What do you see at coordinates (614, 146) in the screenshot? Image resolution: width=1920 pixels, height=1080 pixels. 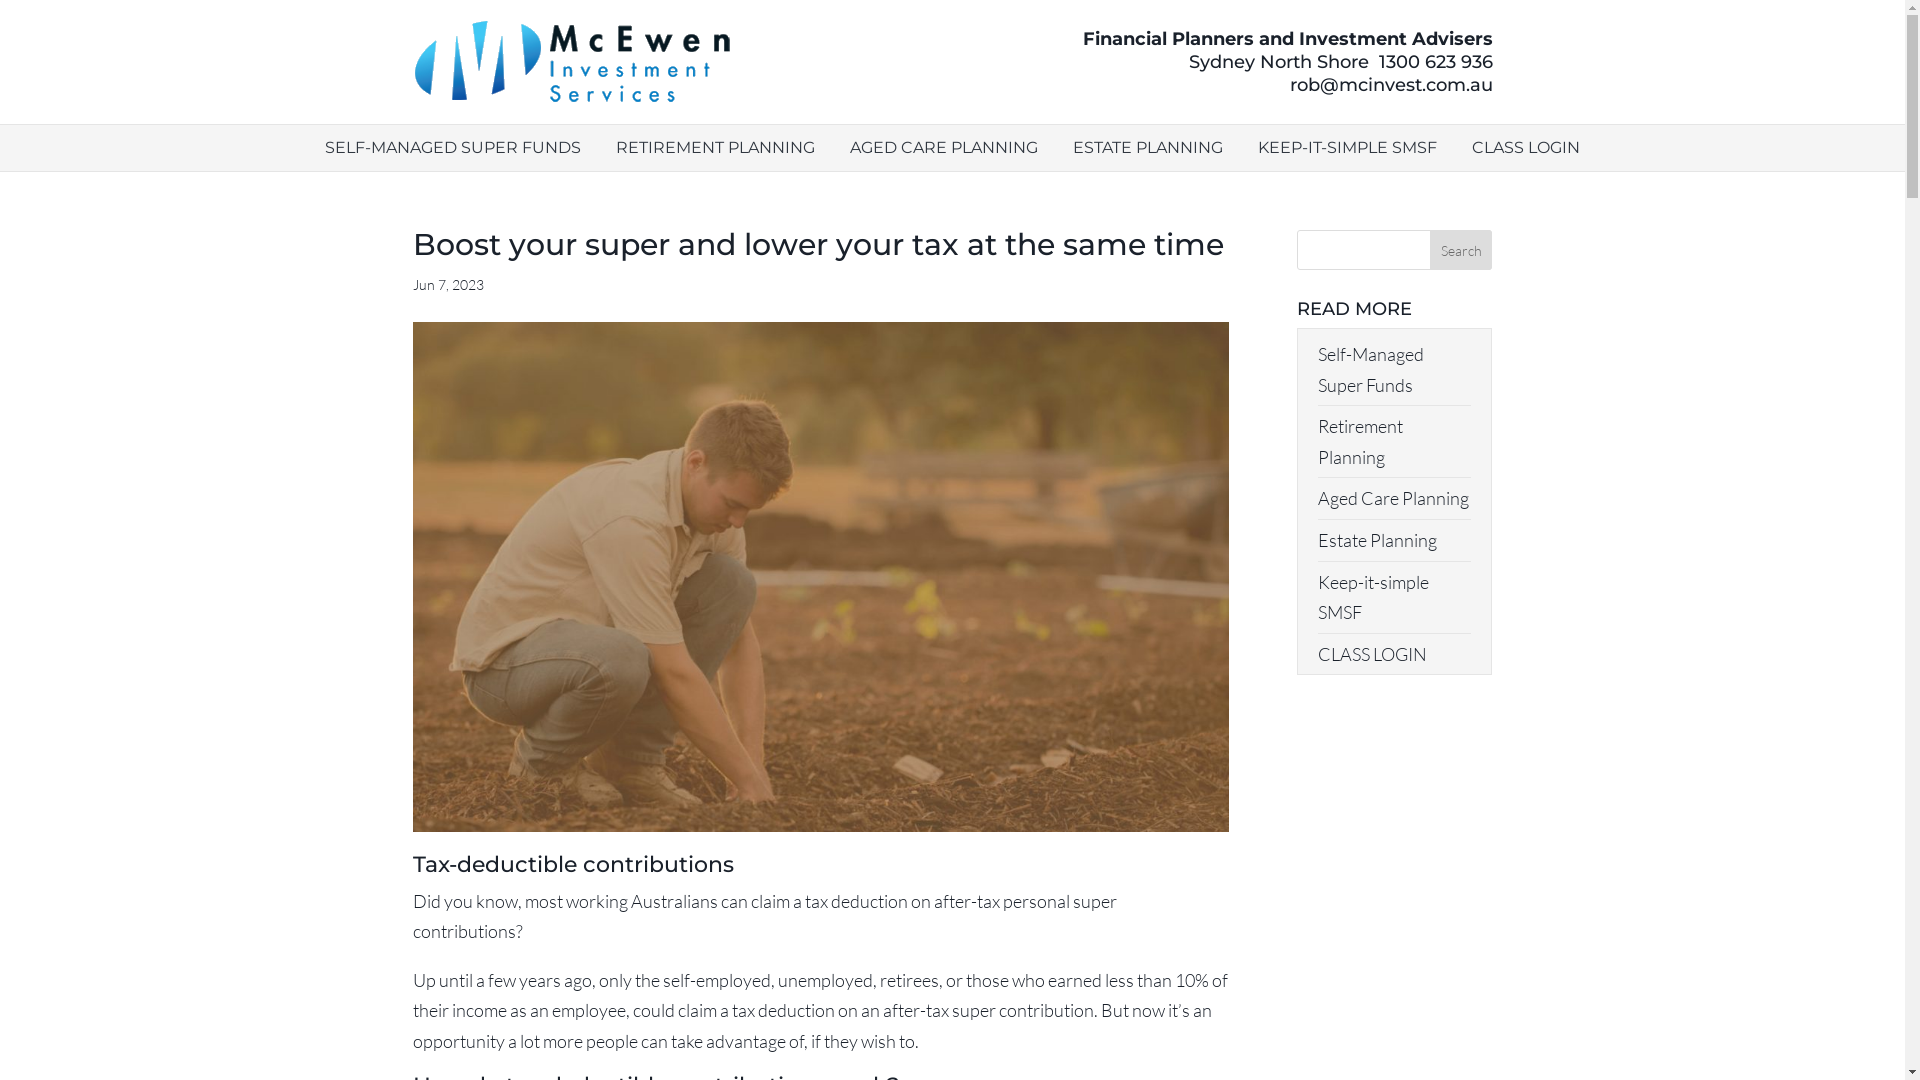 I see `'RETIREMENT PLANNING'` at bounding box center [614, 146].